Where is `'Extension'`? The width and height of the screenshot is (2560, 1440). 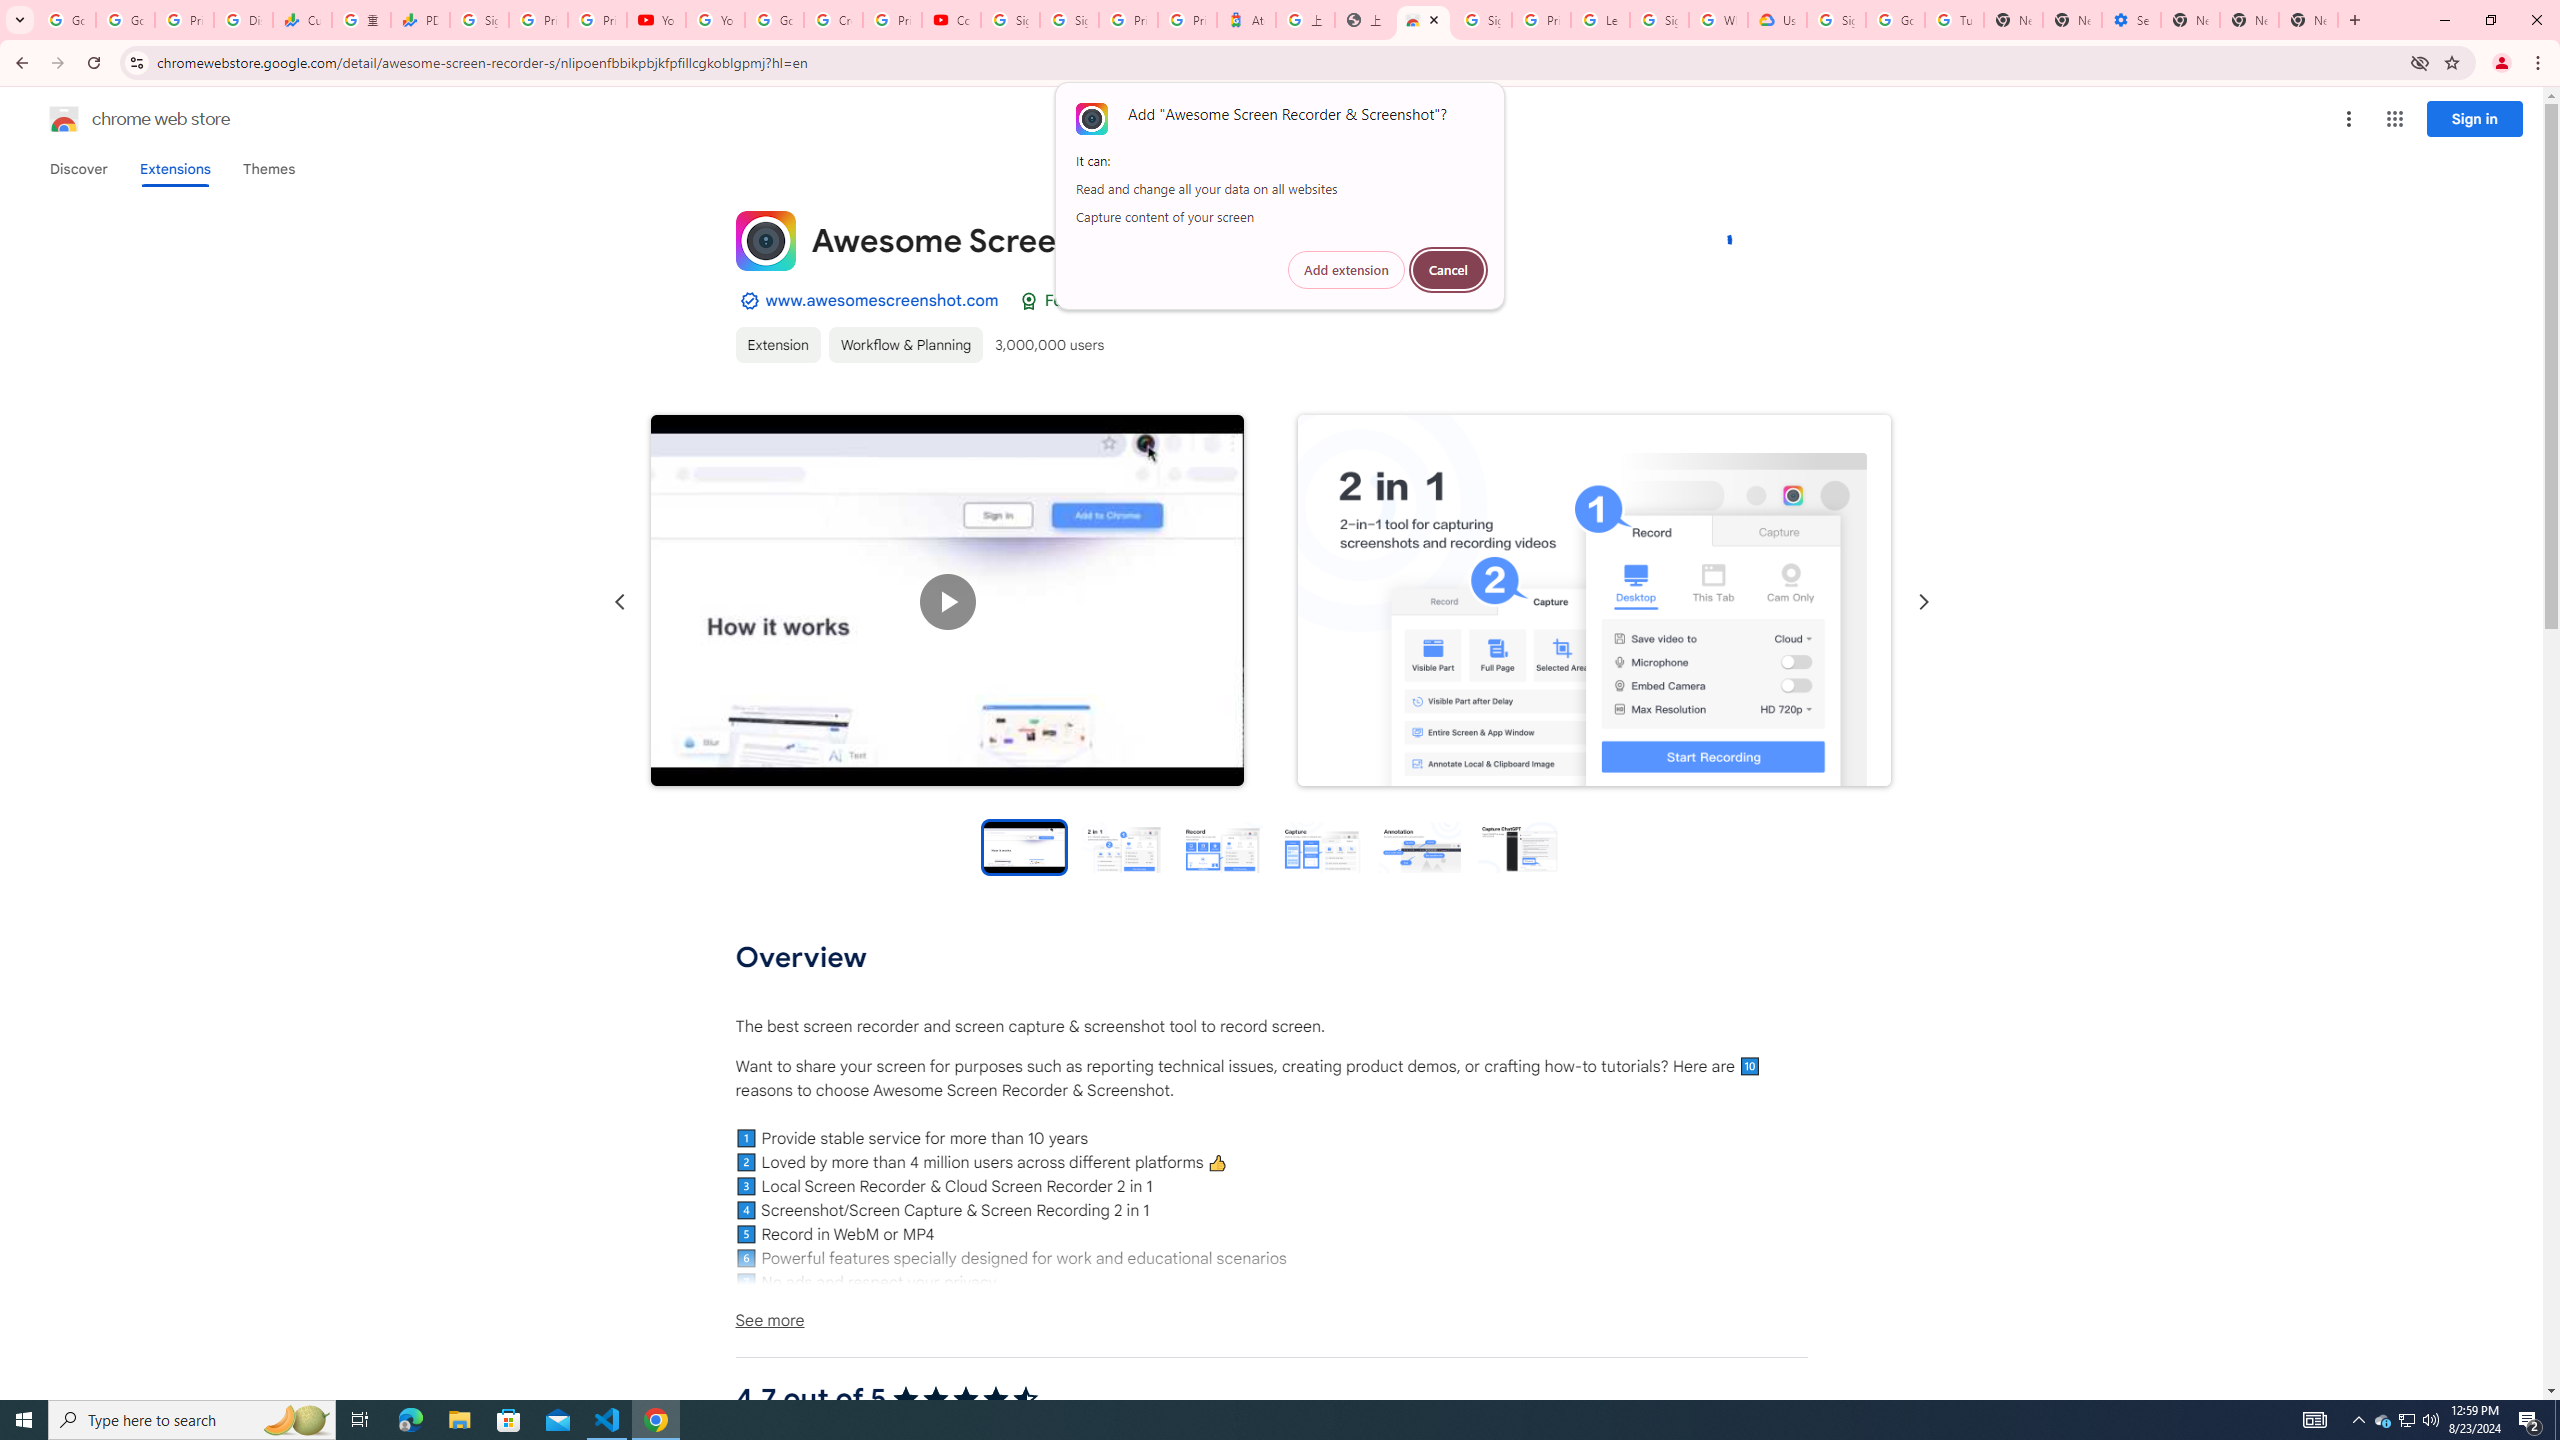 'Extension' is located at coordinates (778, 344).